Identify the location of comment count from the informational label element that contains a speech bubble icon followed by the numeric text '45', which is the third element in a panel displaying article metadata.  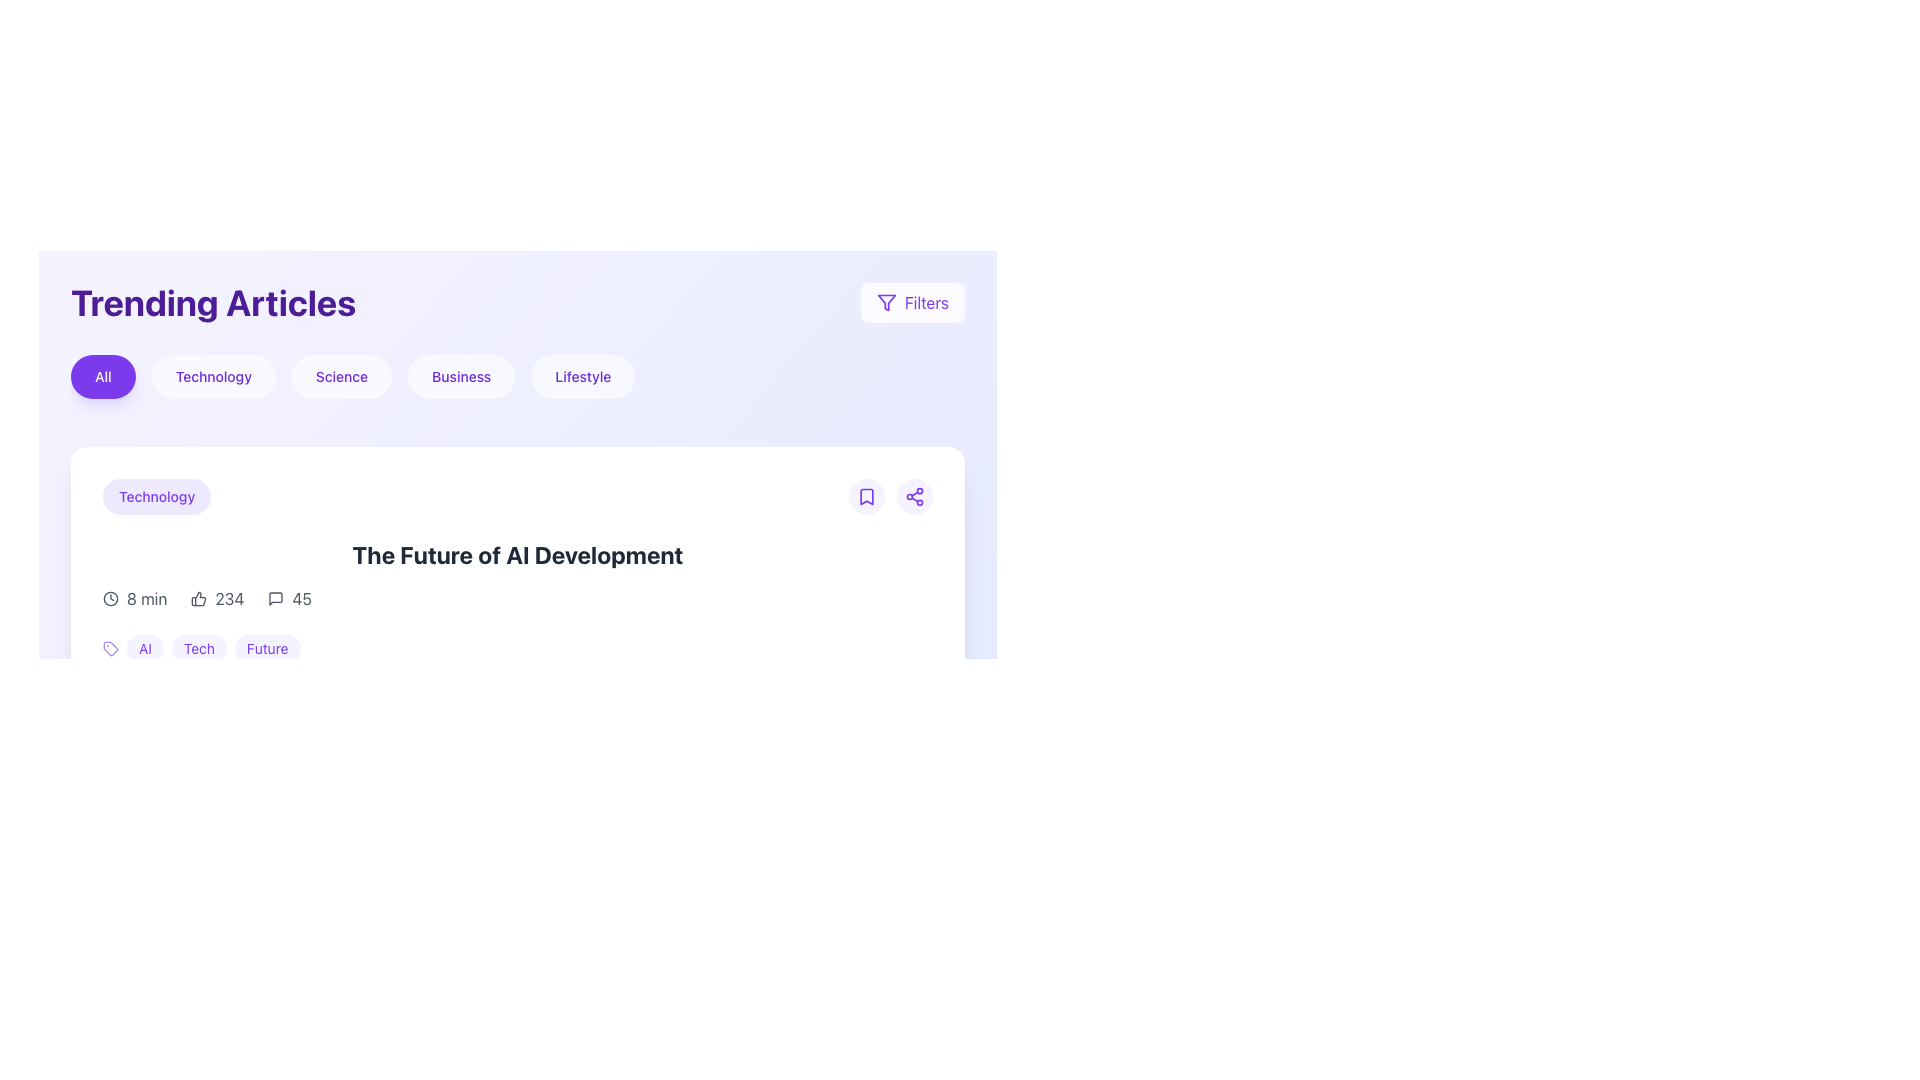
(289, 597).